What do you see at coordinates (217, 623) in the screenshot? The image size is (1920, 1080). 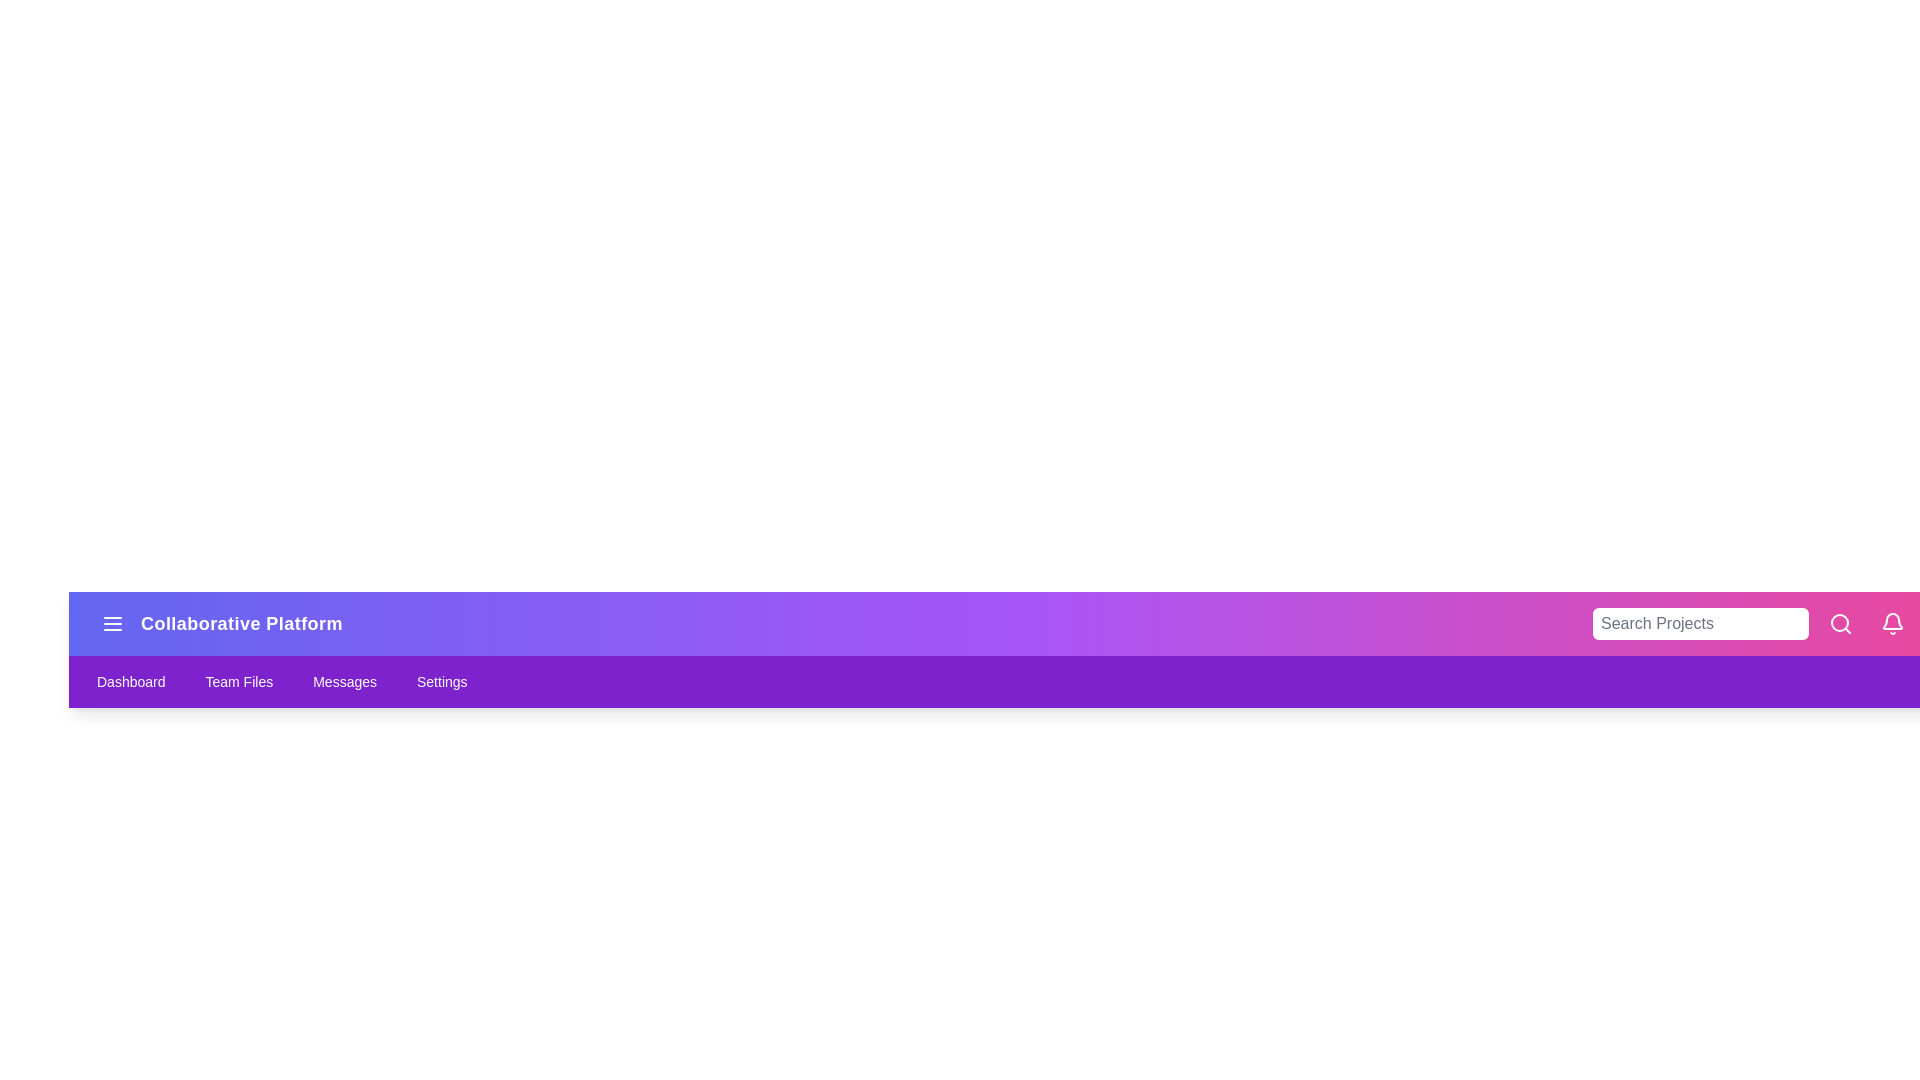 I see `text of the label with a purple background displaying 'Collaborative Platform' located in the top-left section of the navigation bar` at bounding box center [217, 623].